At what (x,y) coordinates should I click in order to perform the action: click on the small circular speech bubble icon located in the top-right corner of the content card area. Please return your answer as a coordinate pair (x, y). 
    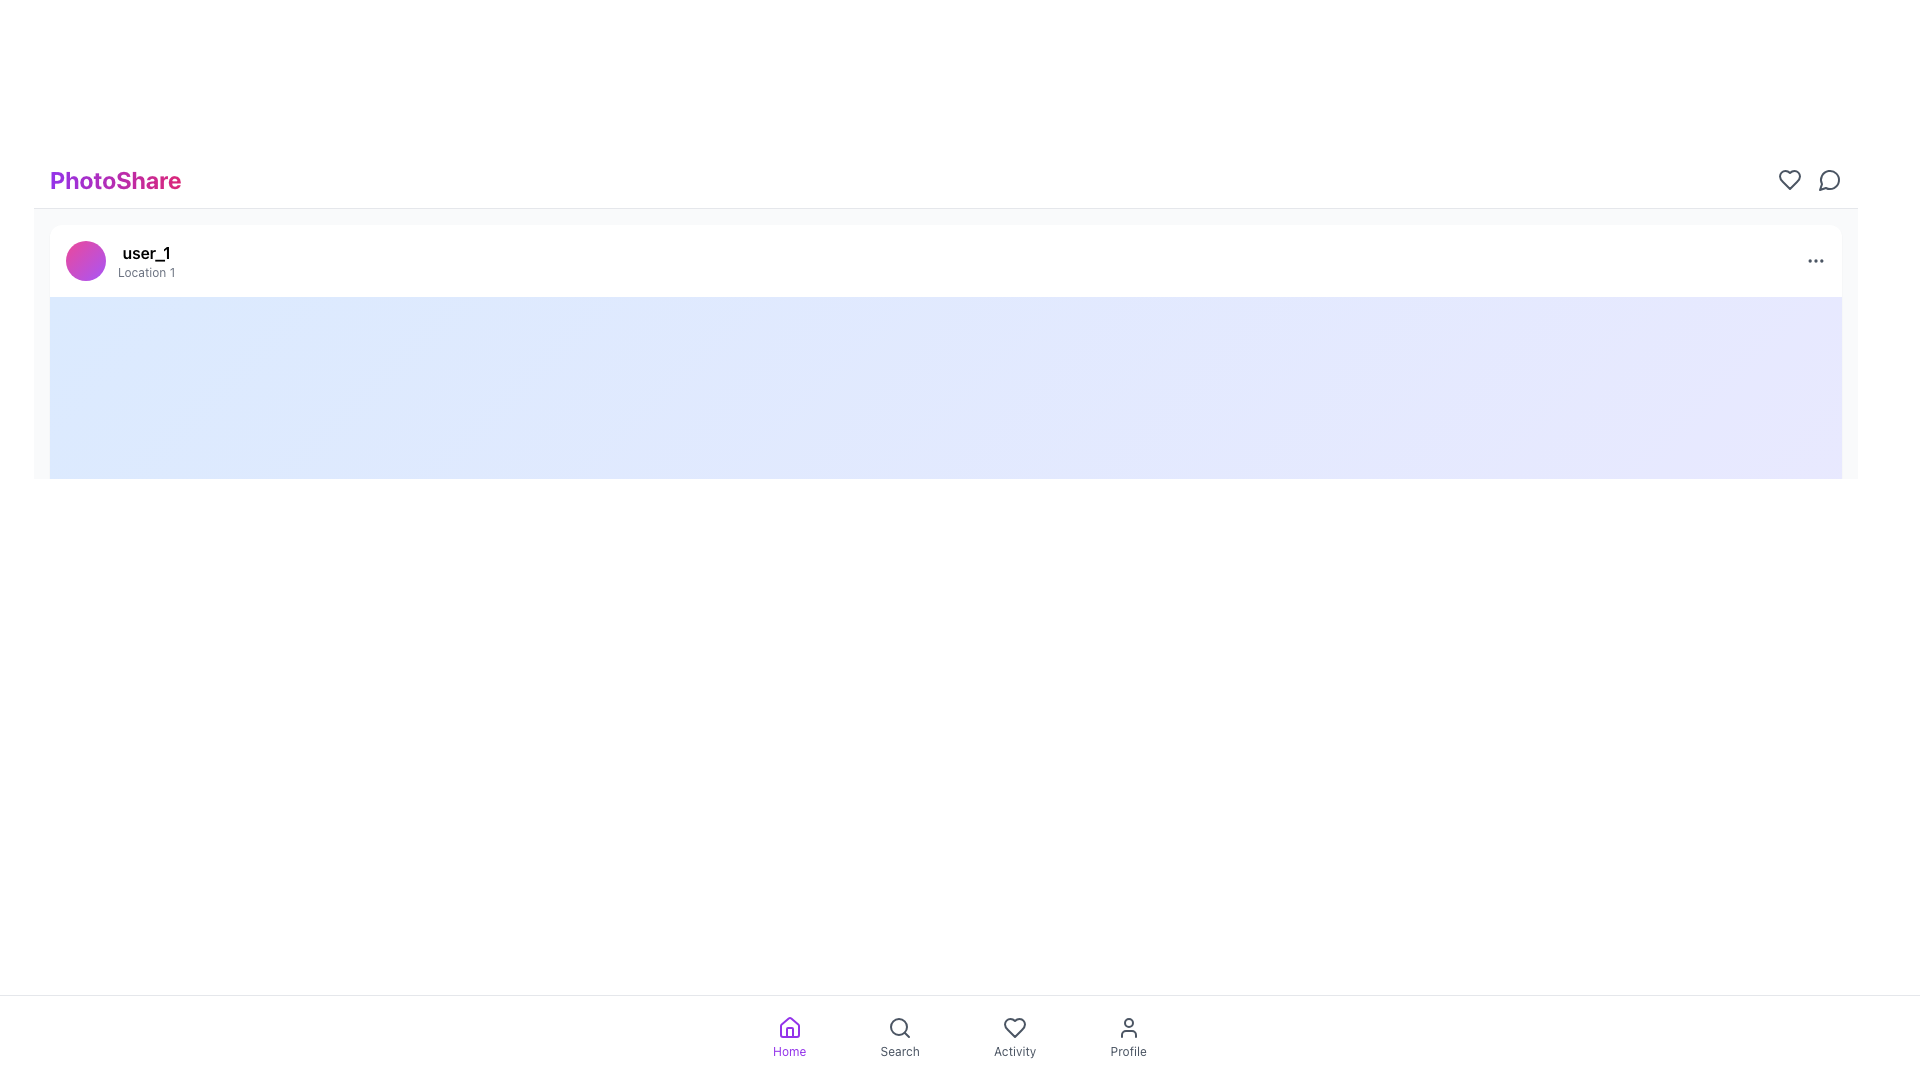
    Looking at the image, I should click on (1829, 180).